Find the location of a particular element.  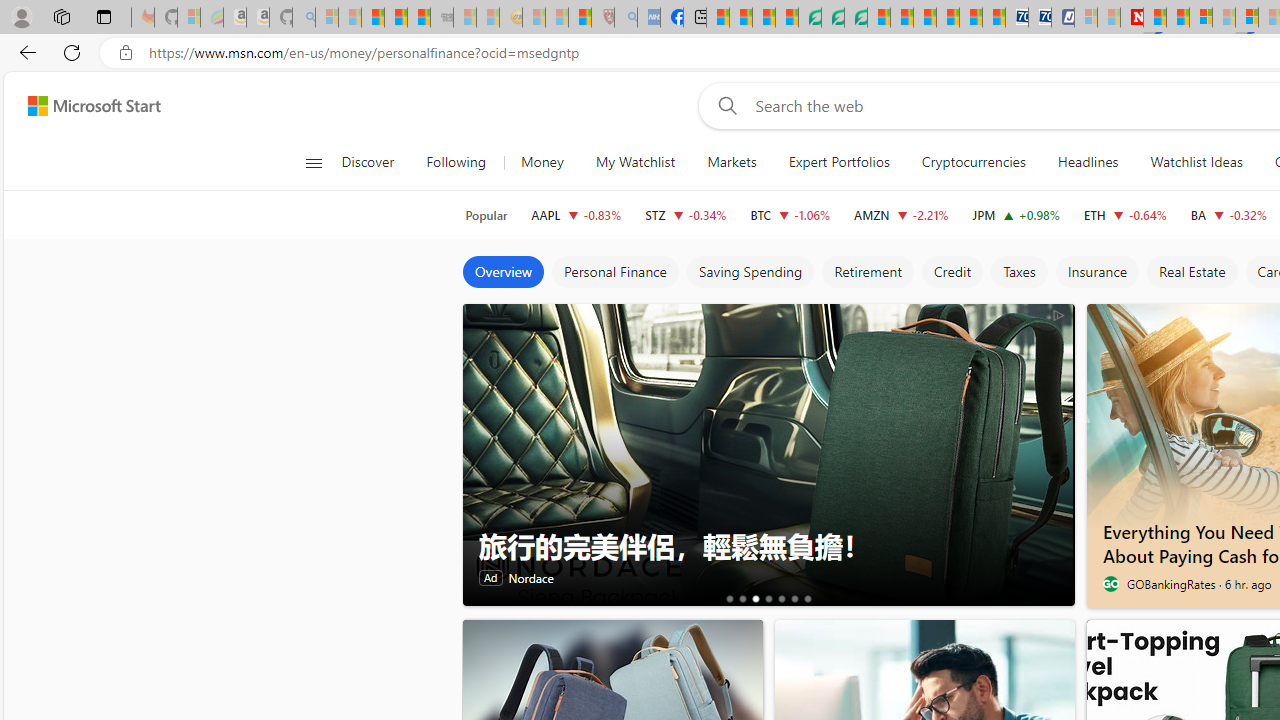

'BTC Bitcoin decrease 60,599.60 -639.75 -1.06%' is located at coordinates (790, 214).